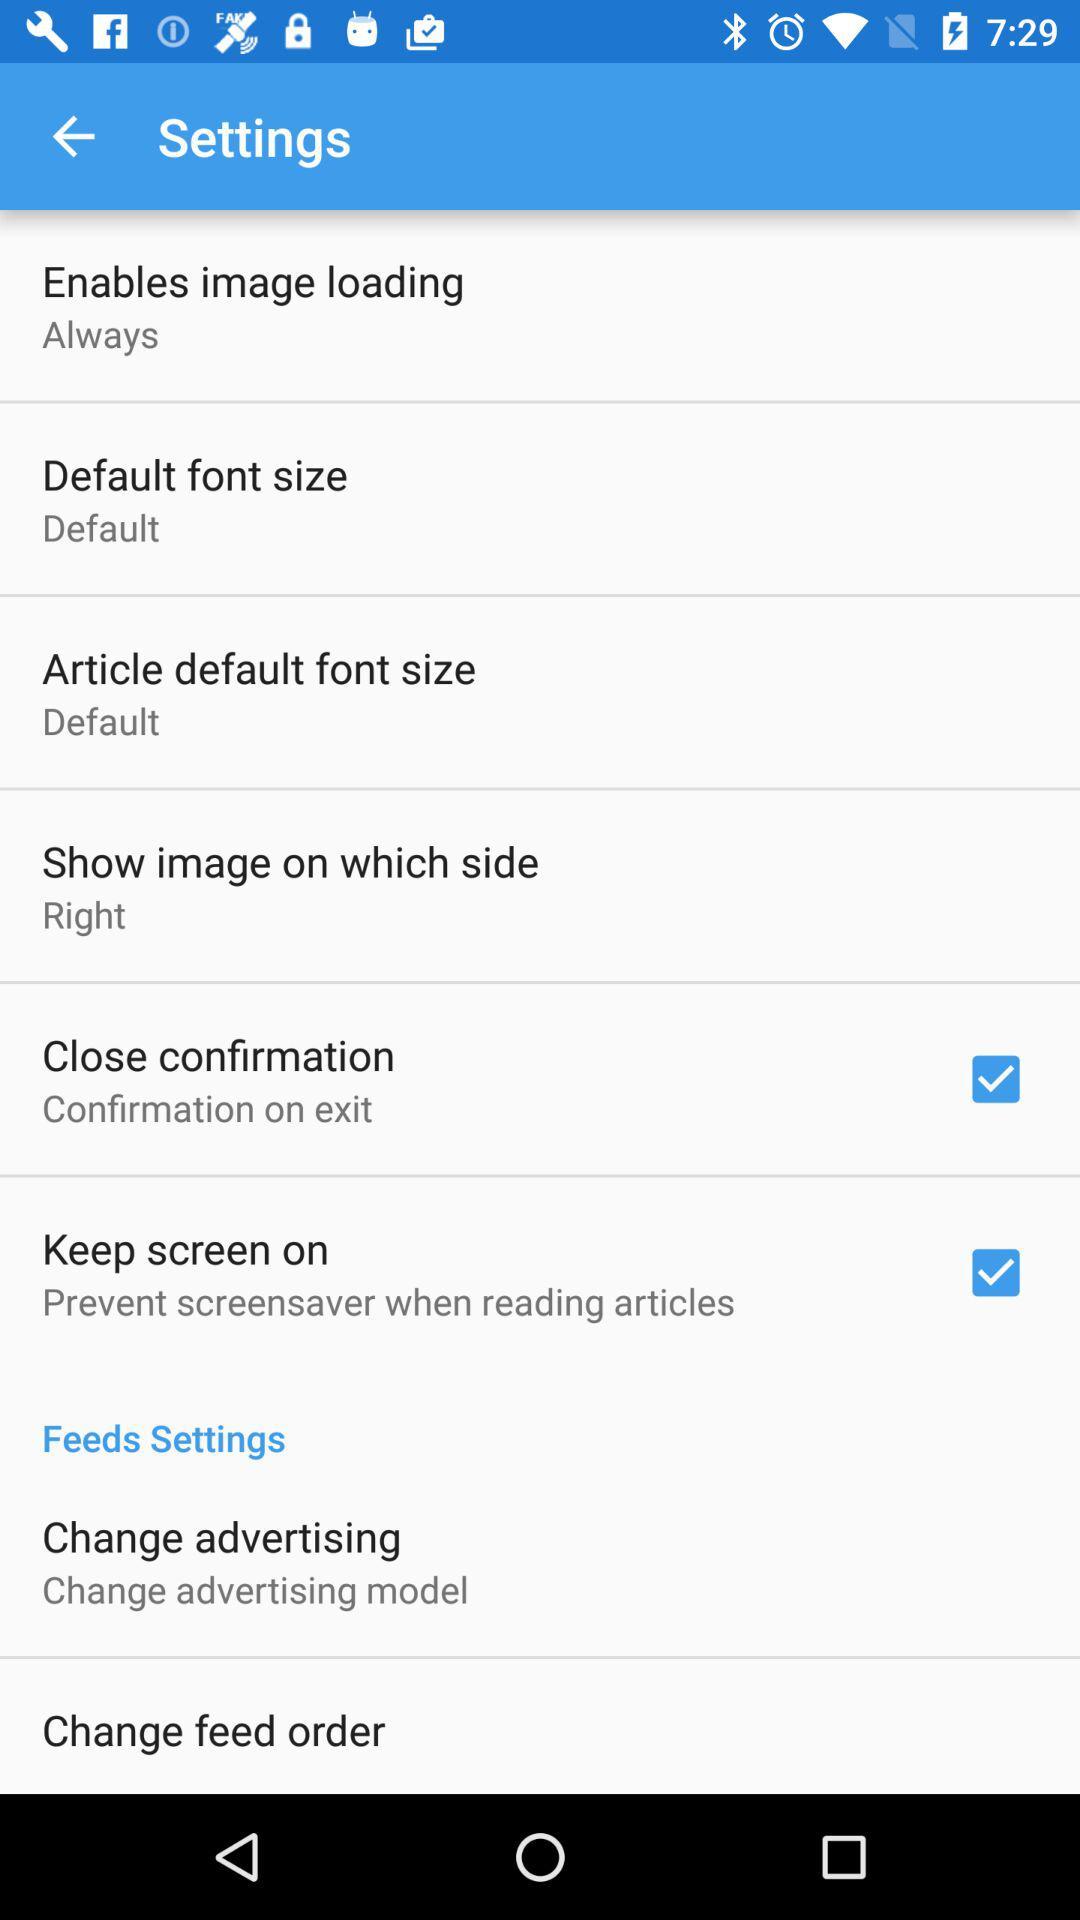 This screenshot has width=1080, height=1920. What do you see at coordinates (72, 135) in the screenshot?
I see `the icon next to settings item` at bounding box center [72, 135].